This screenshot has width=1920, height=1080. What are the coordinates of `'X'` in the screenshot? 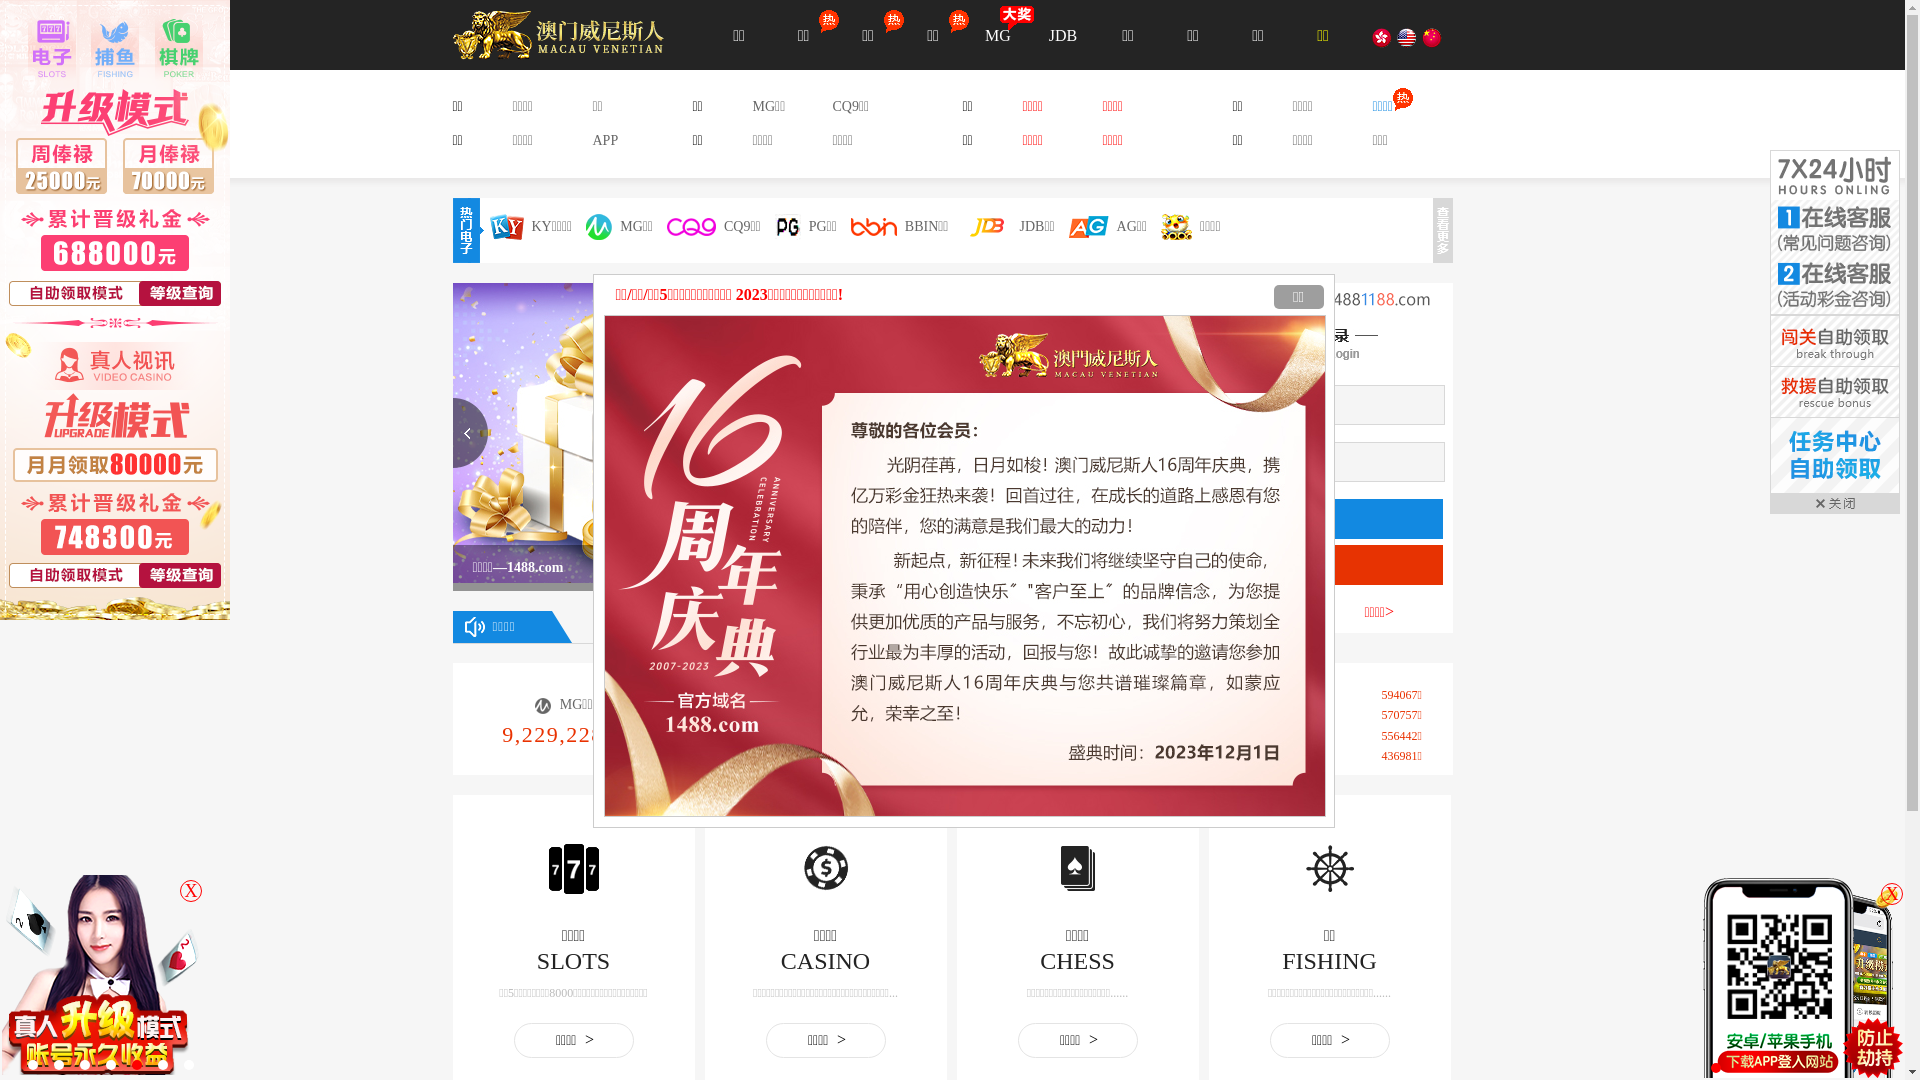 It's located at (180, 890).